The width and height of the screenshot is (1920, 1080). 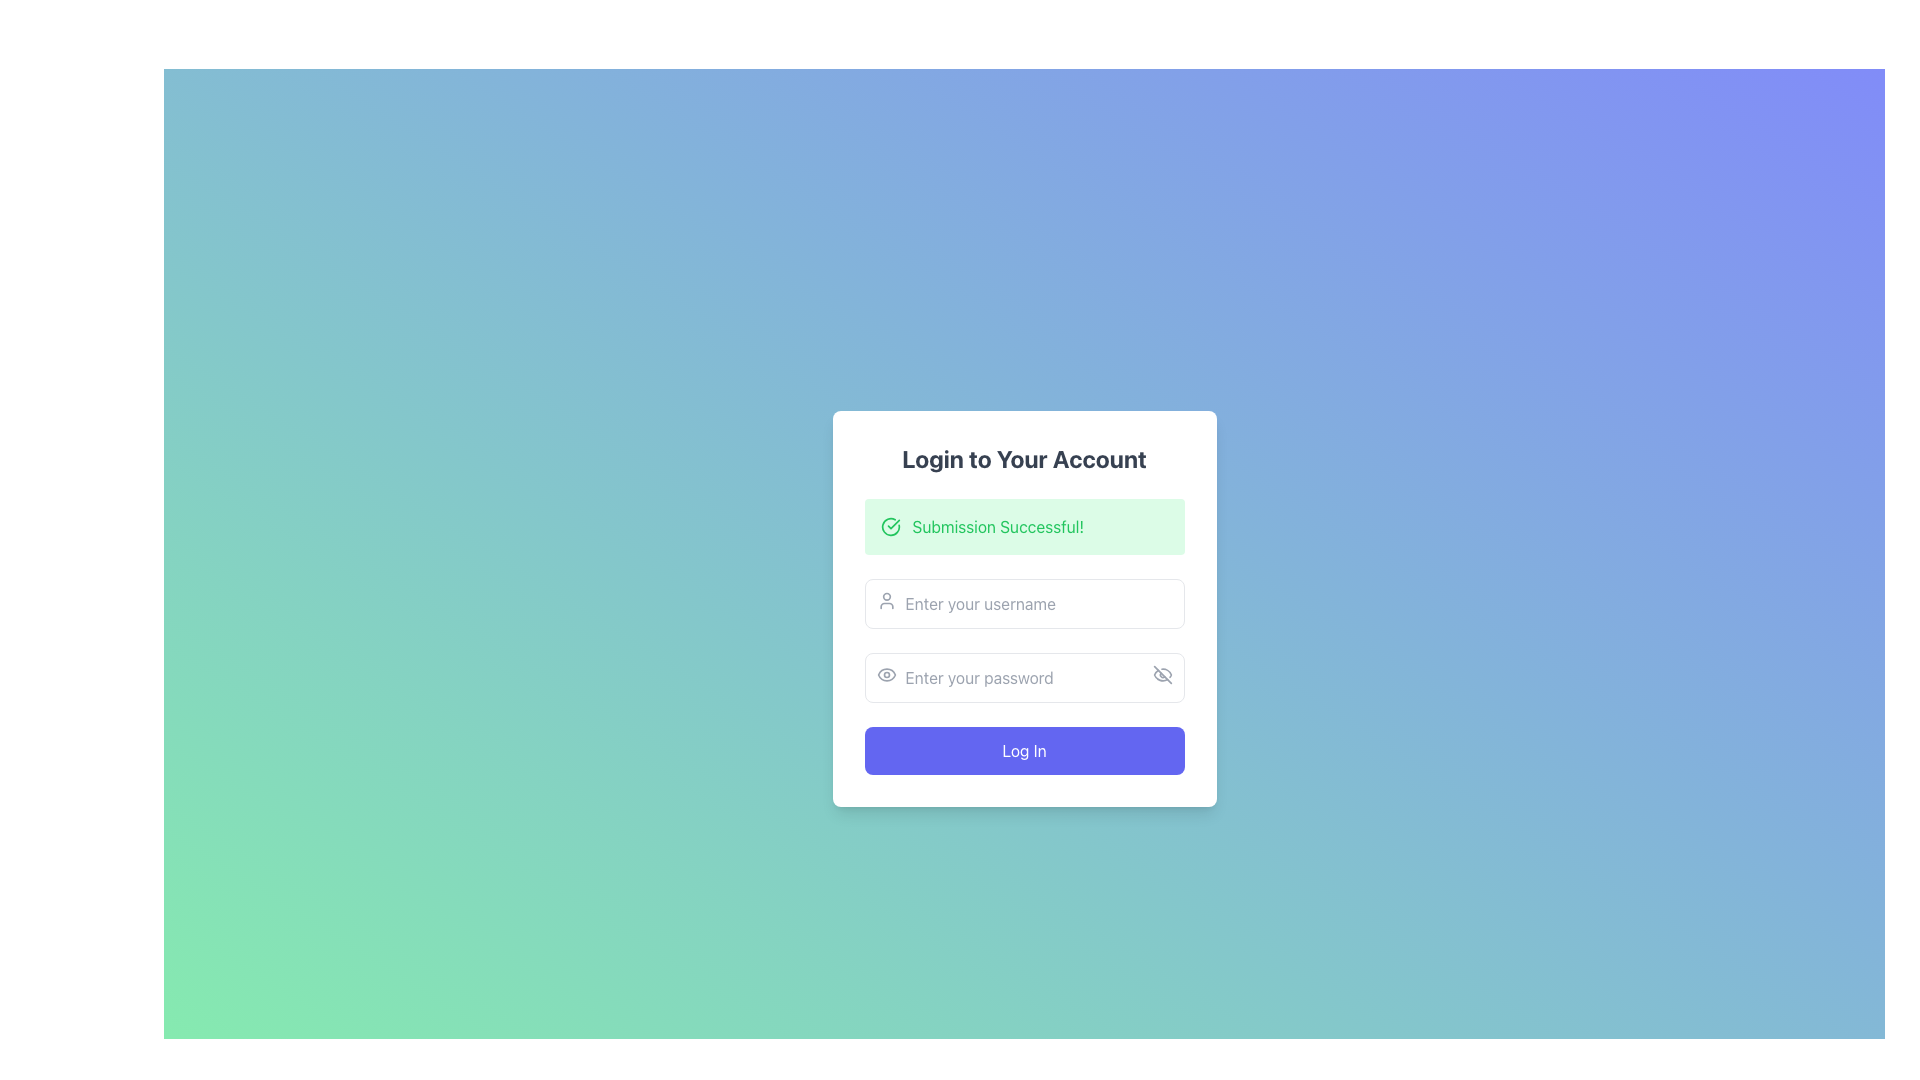 I want to click on the username input field icon located on the left side of the field, which serves as a visual indicator for the username input, so click(x=885, y=600).